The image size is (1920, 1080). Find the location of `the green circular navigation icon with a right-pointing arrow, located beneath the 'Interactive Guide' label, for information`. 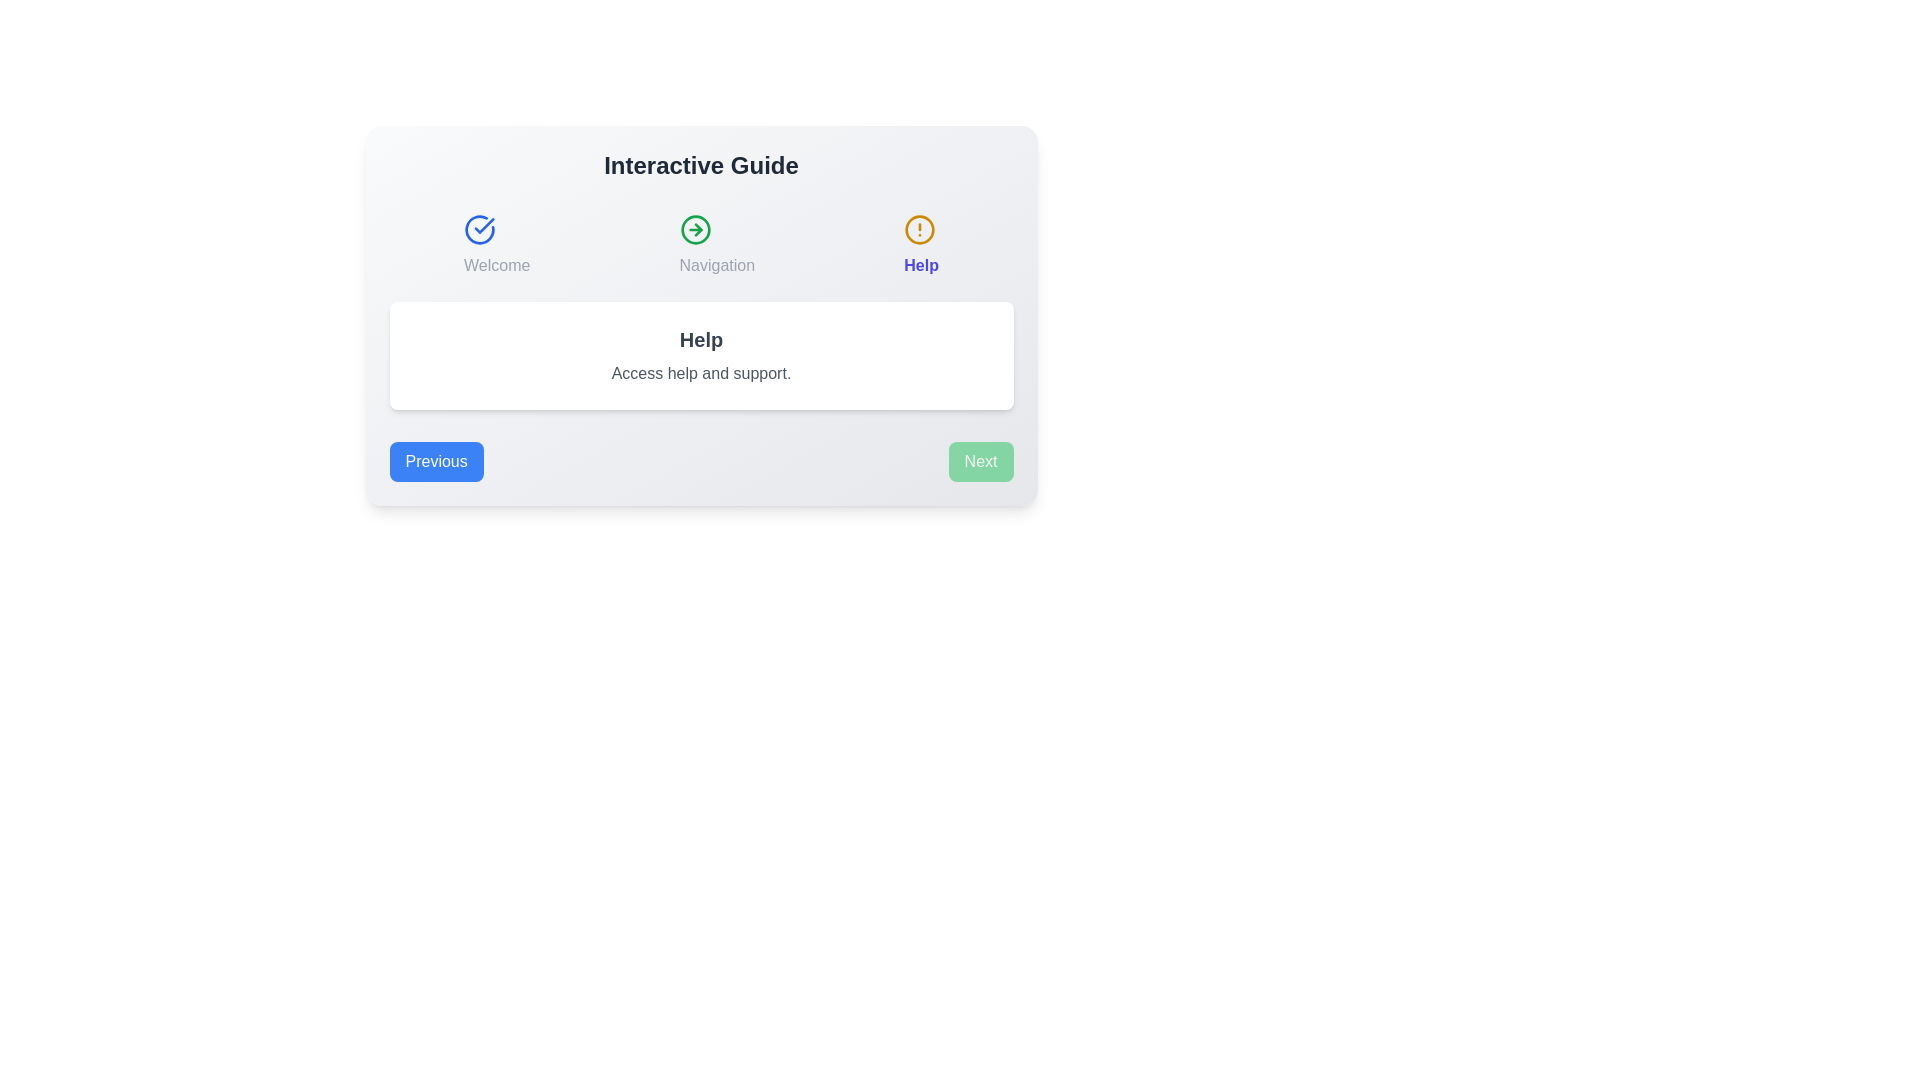

the green circular navigation icon with a right-pointing arrow, located beneath the 'Interactive Guide' label, for information is located at coordinates (695, 229).